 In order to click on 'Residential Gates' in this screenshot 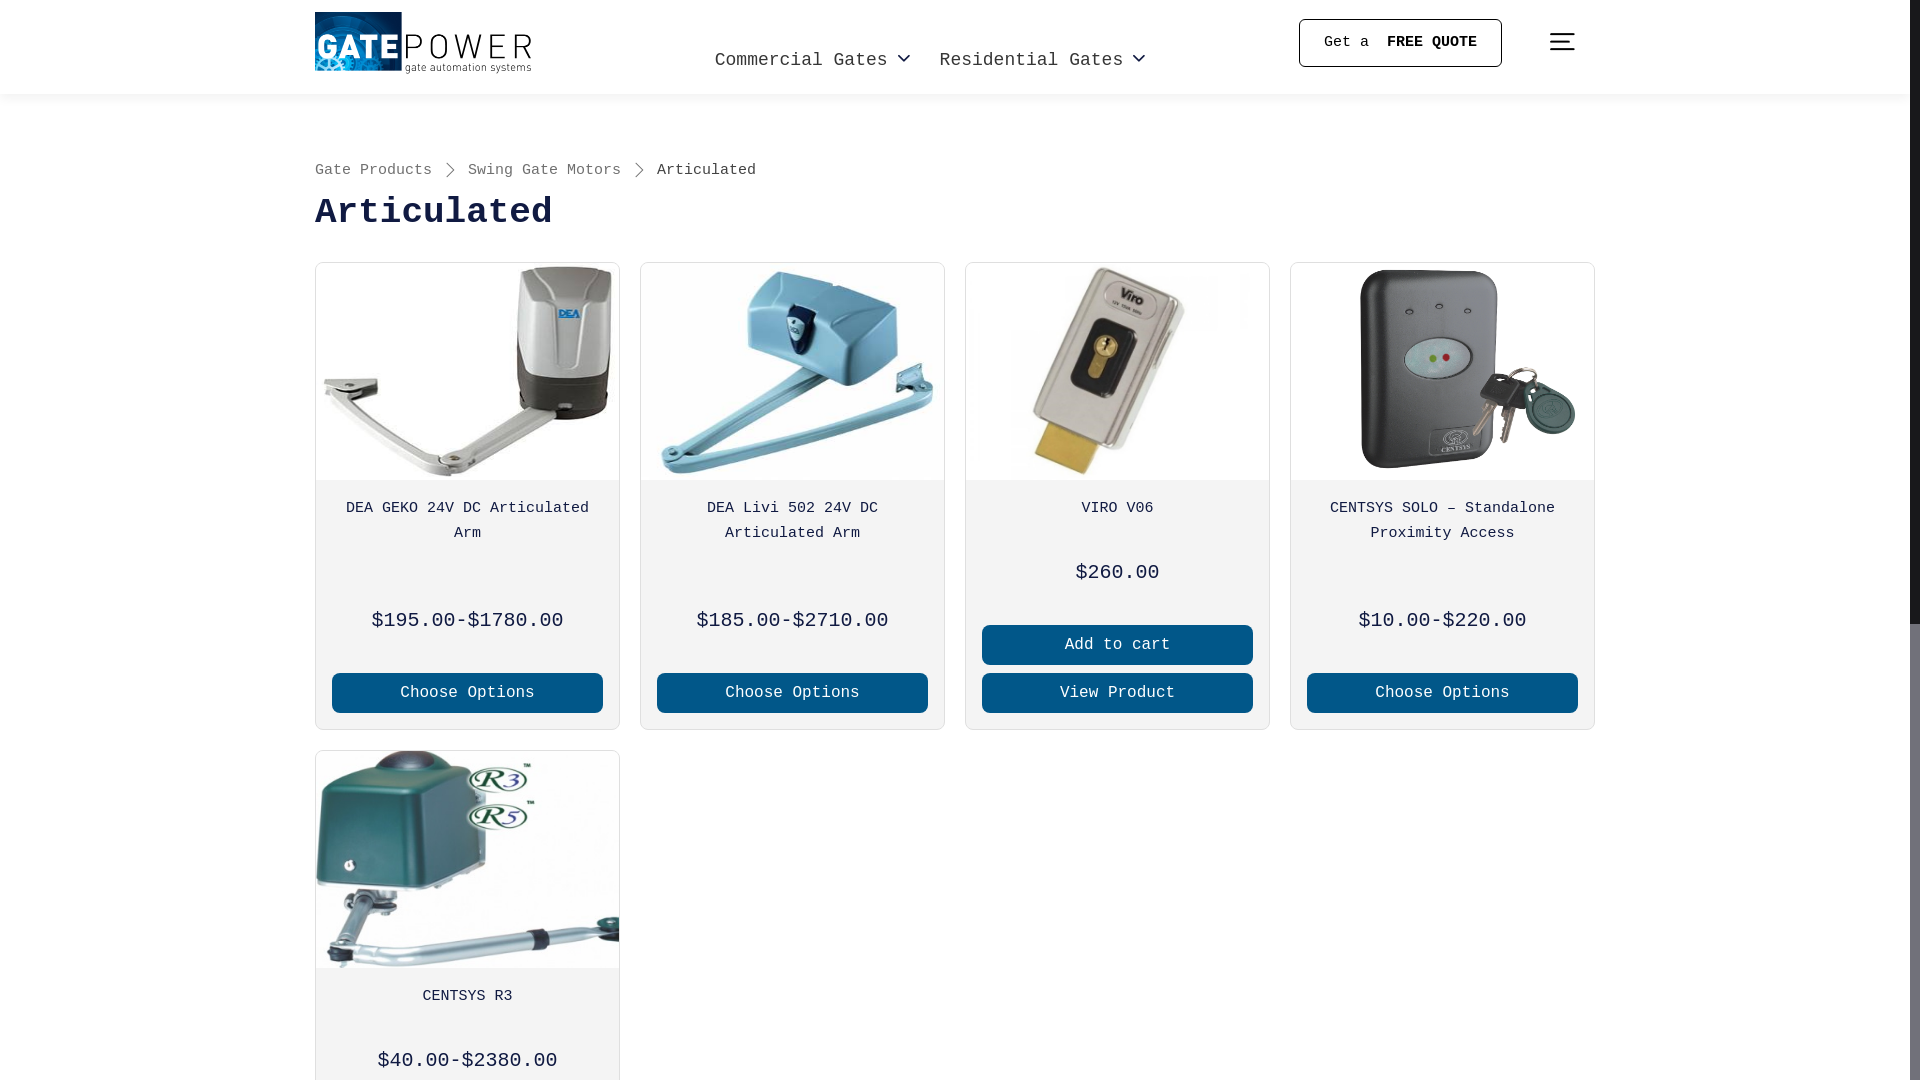, I will do `click(939, 59)`.